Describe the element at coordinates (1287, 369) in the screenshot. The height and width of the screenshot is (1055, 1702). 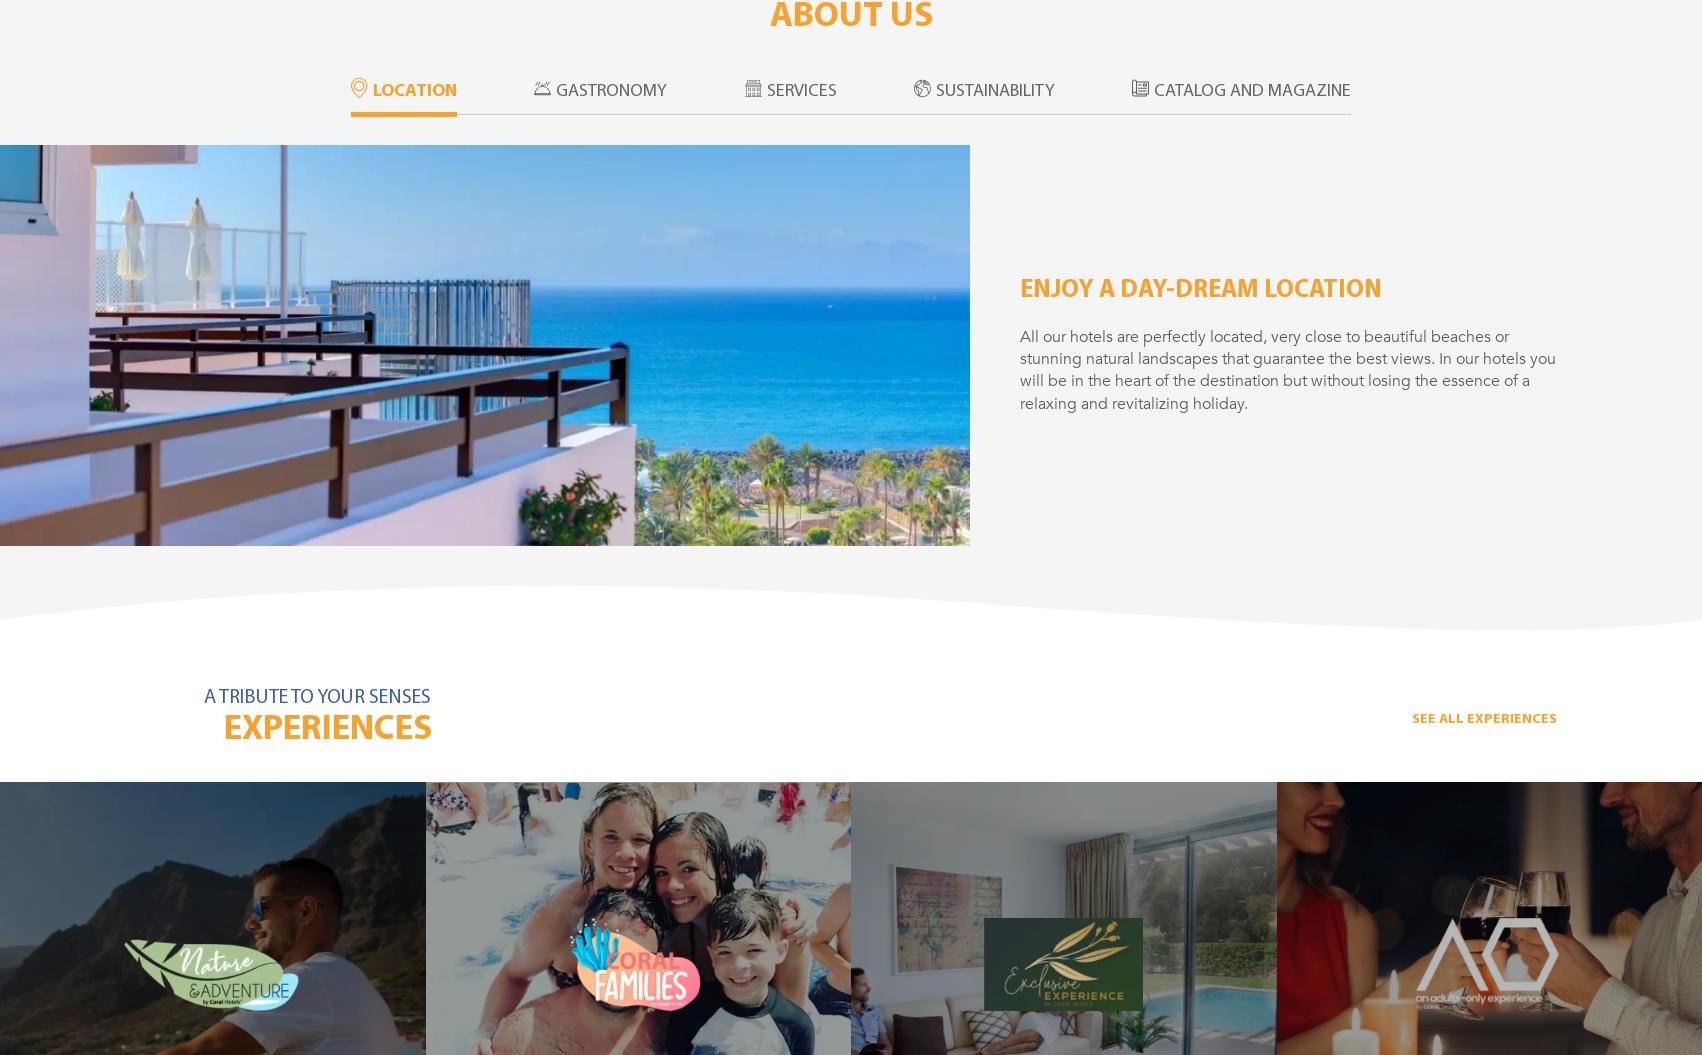
I see `'All our hotels are perfectly located, very close to beautiful beaches or stunning natural landscapes that guarantee the best views. In our hotels you will be in the heart of the destination but without losing the essence of a relaxing and revitalizing holiday.'` at that location.